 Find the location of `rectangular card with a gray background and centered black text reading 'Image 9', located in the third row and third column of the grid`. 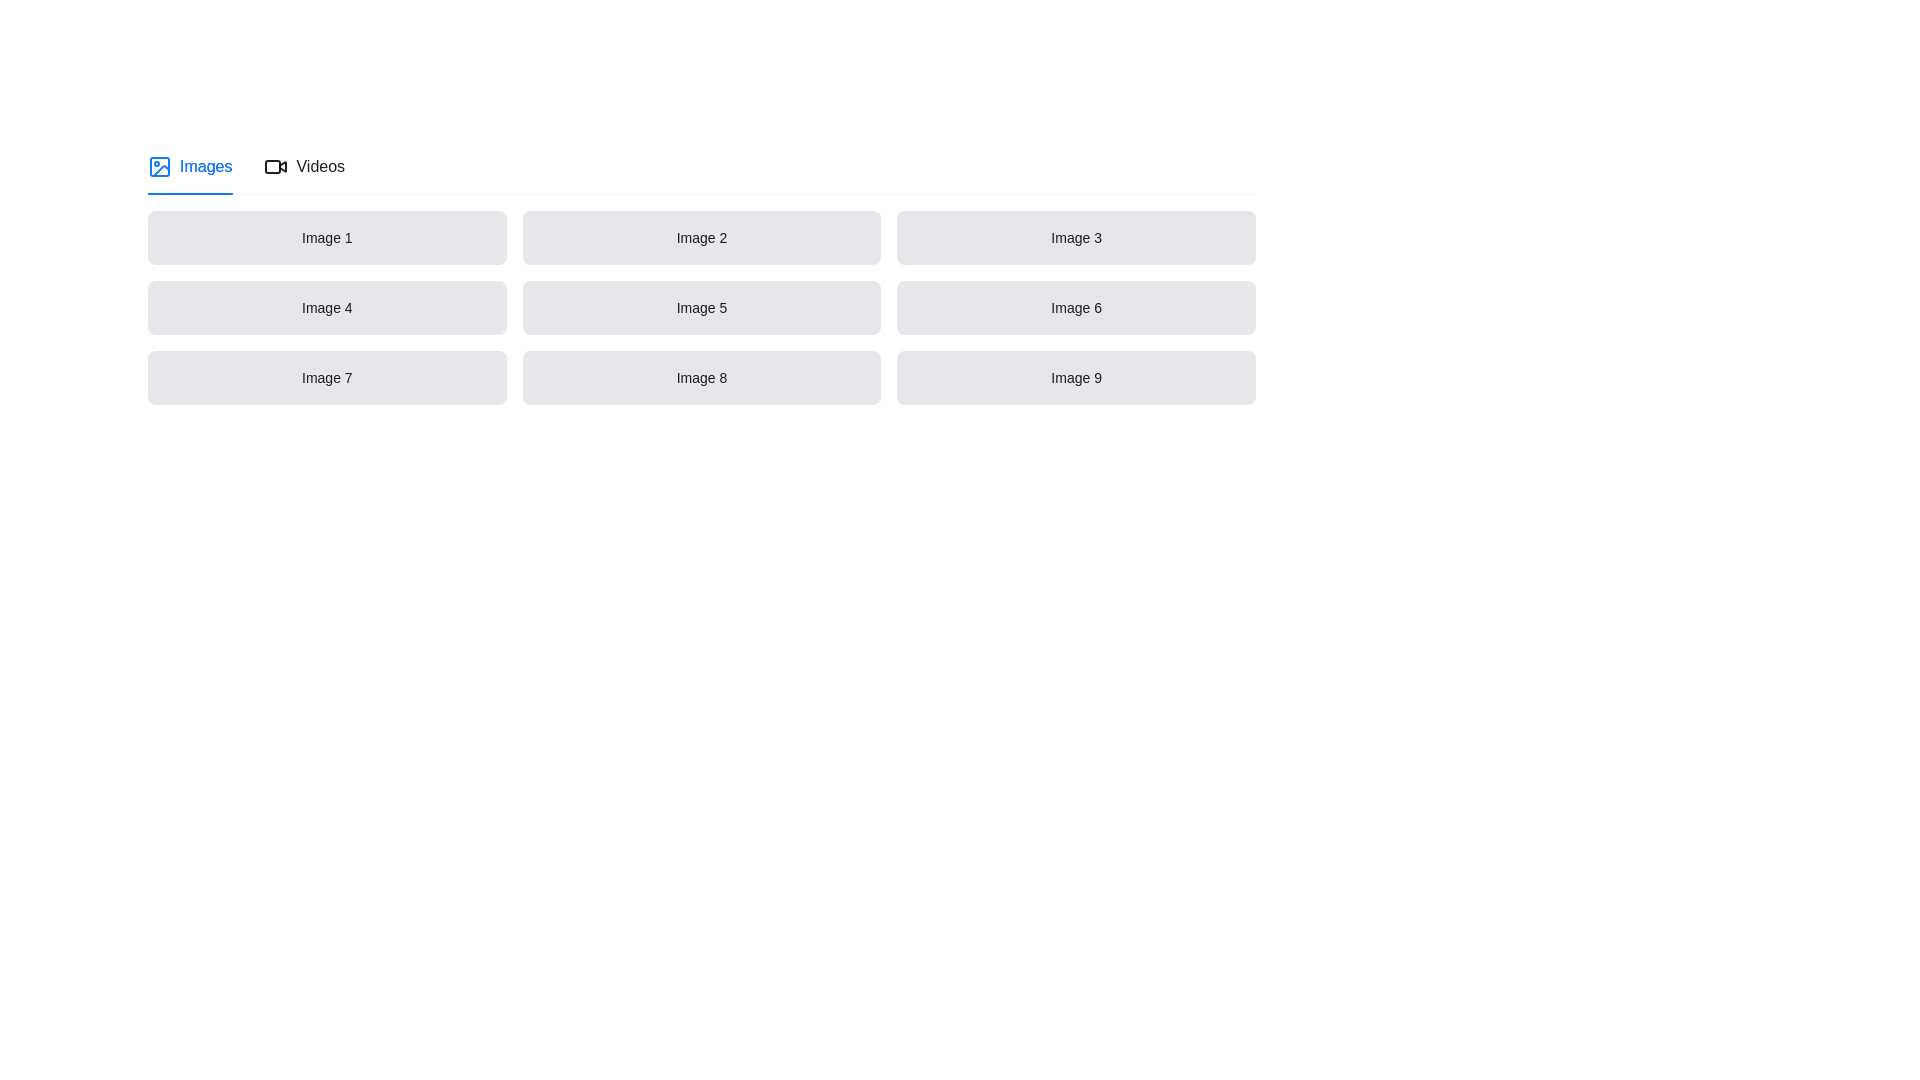

rectangular card with a gray background and centered black text reading 'Image 9', located in the third row and third column of the grid is located at coordinates (1075, 378).